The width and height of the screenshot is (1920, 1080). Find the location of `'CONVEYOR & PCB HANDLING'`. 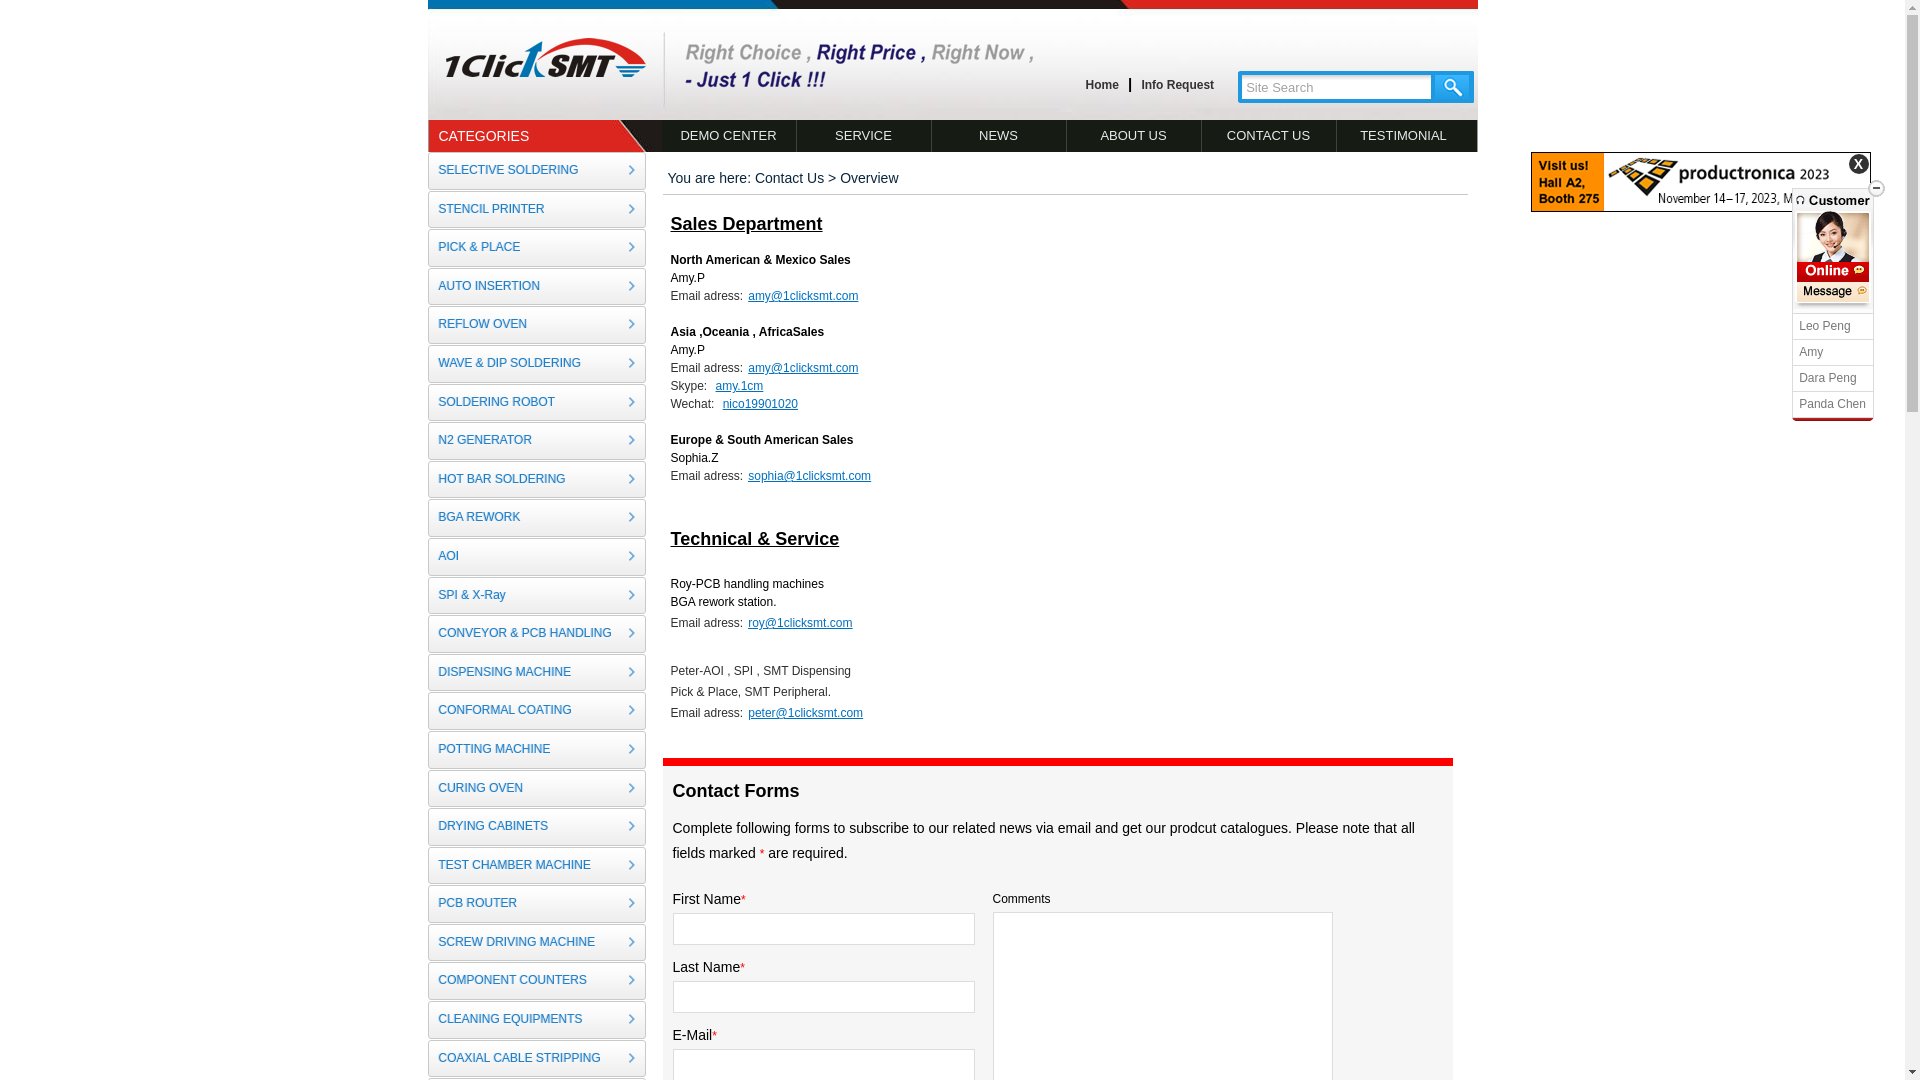

'CONVEYOR & PCB HANDLING' is located at coordinates (537, 633).